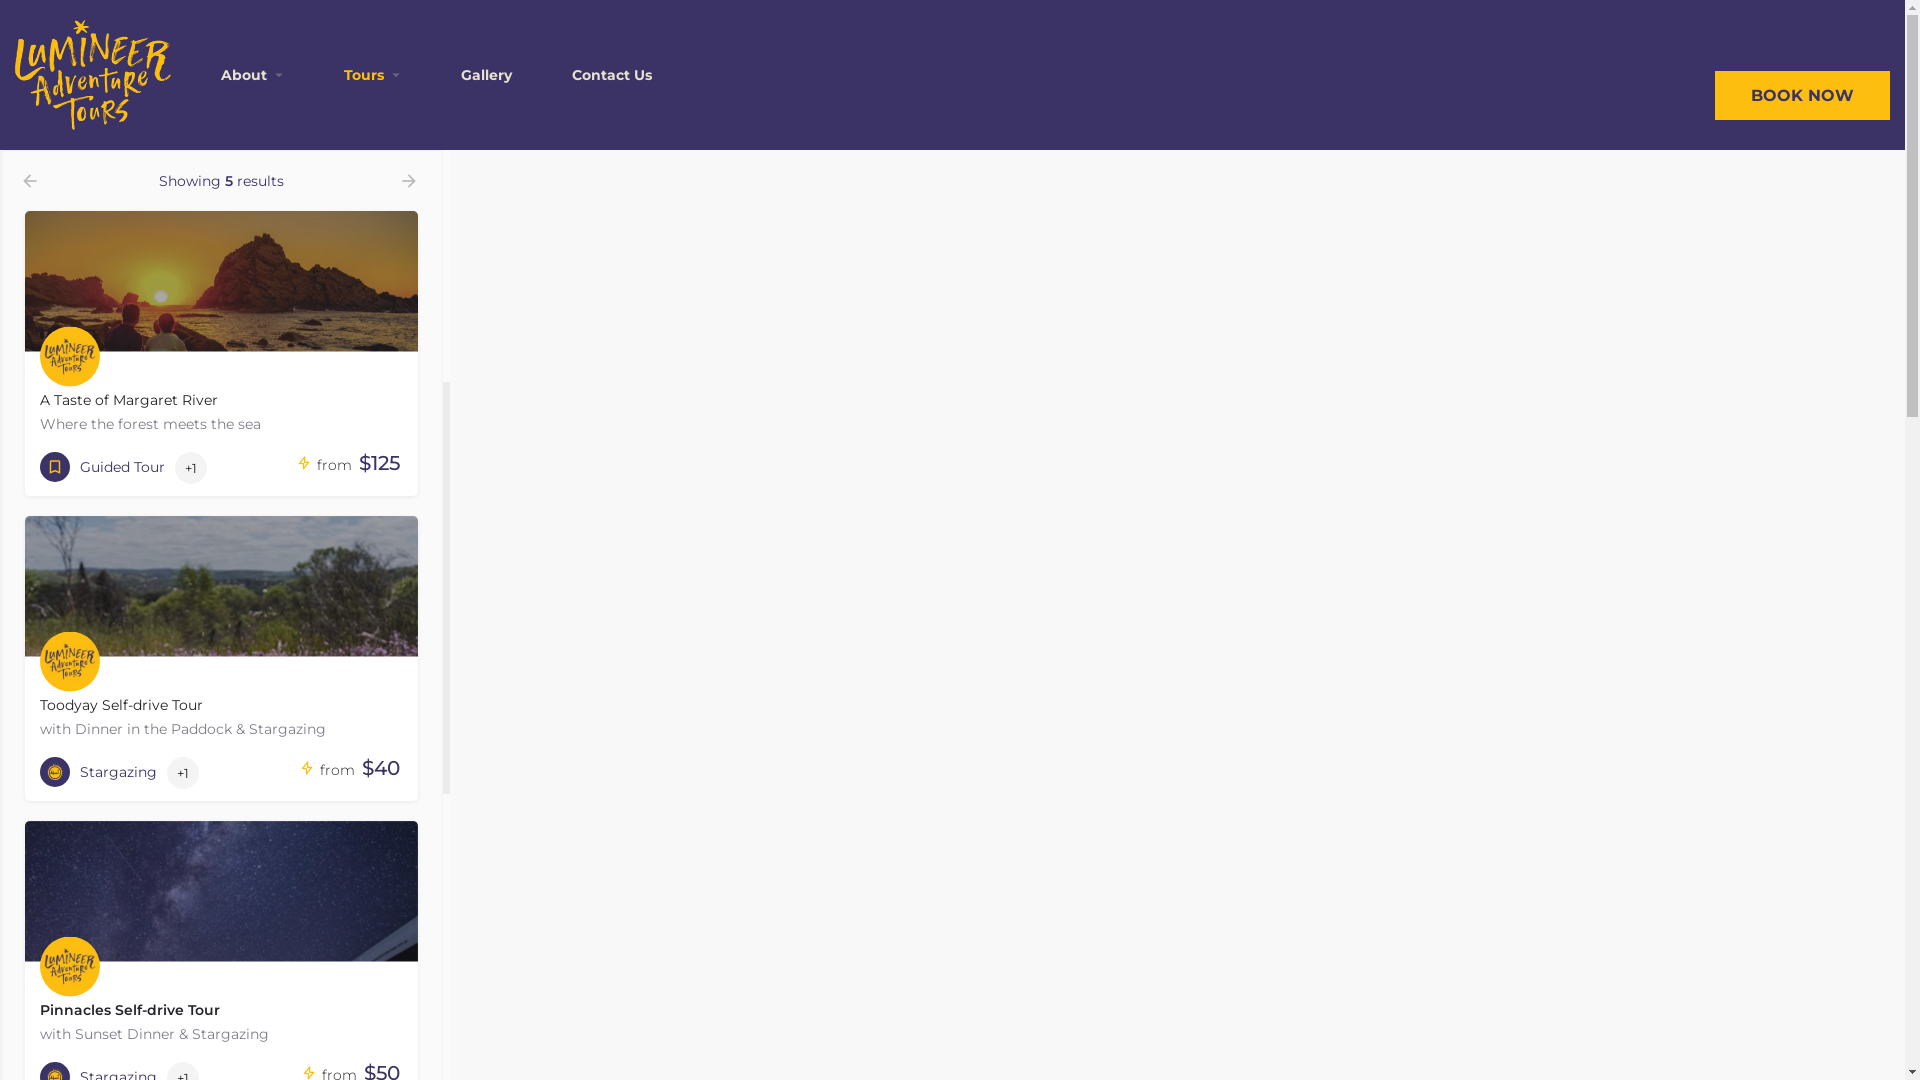 The height and width of the screenshot is (1080, 1920). I want to click on 'Tours', so click(344, 73).